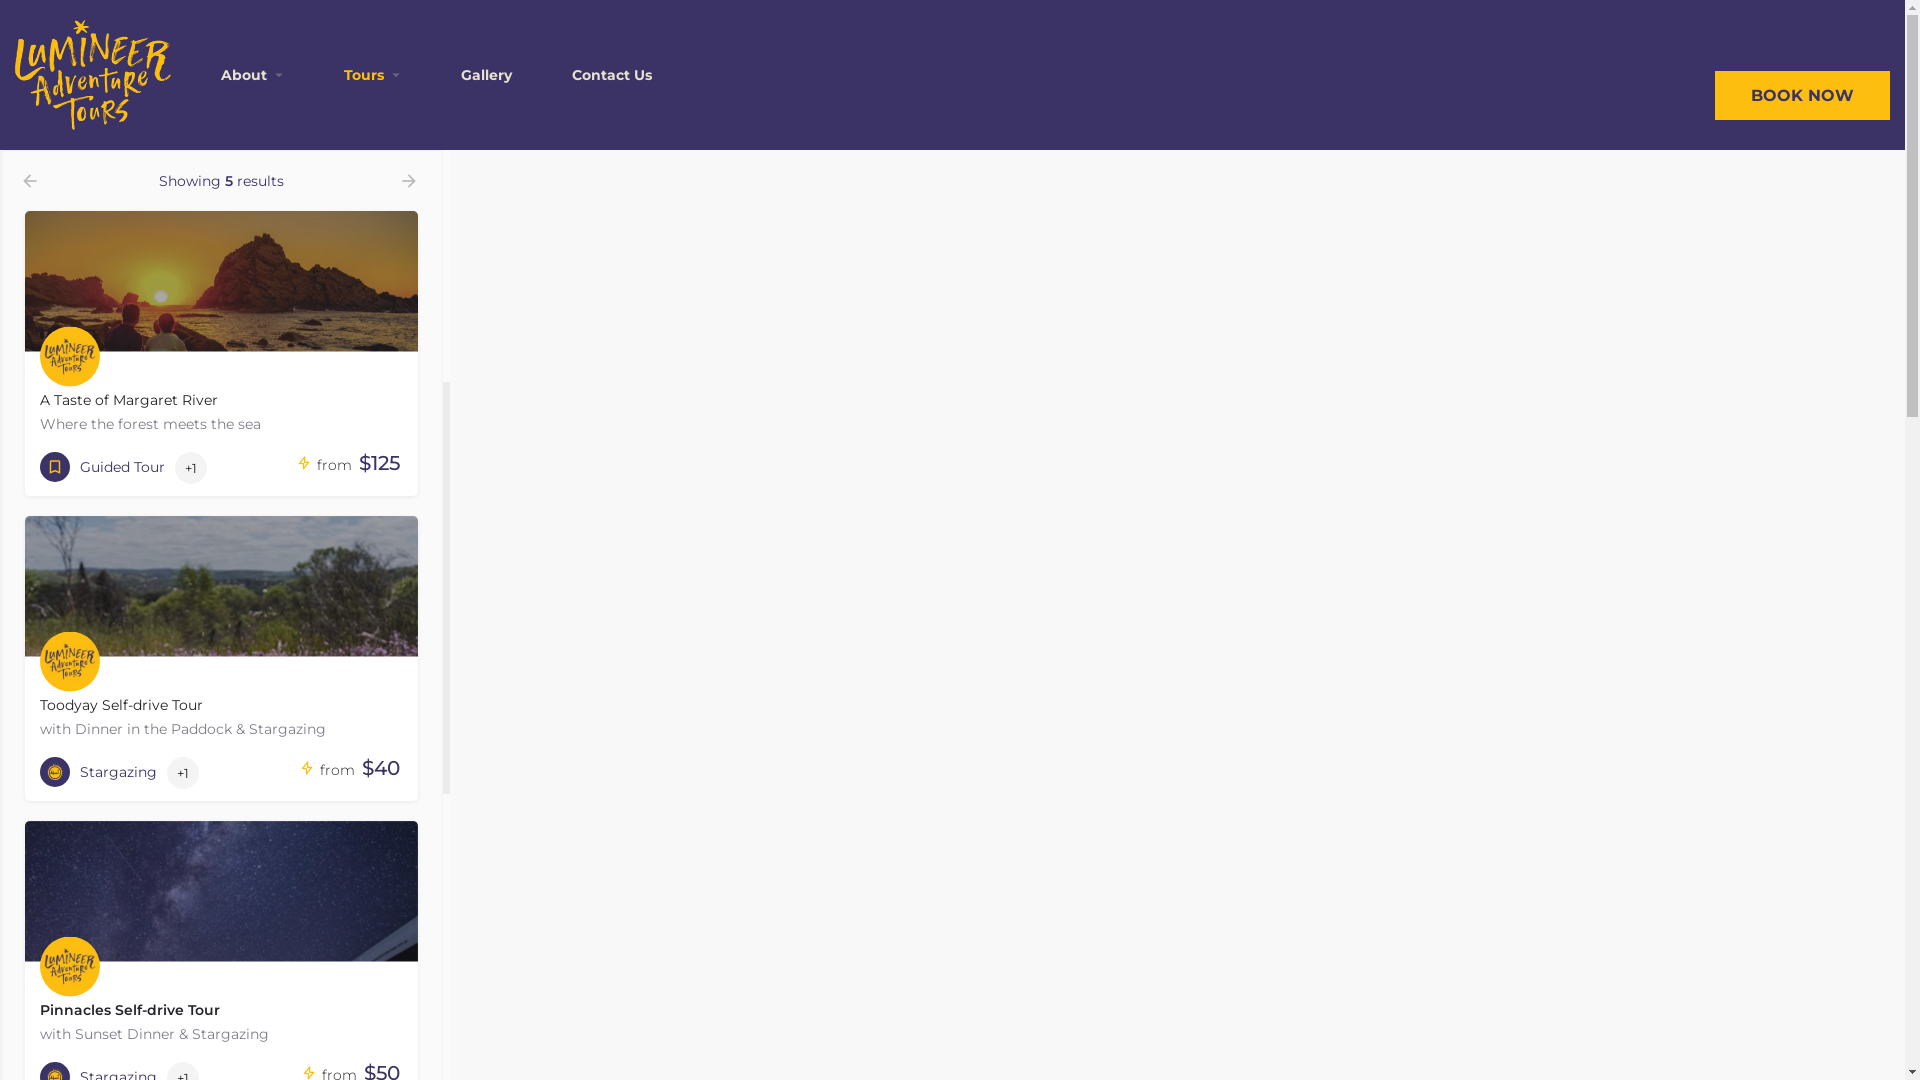 The height and width of the screenshot is (1080, 1920). I want to click on 'Tours', so click(344, 73).